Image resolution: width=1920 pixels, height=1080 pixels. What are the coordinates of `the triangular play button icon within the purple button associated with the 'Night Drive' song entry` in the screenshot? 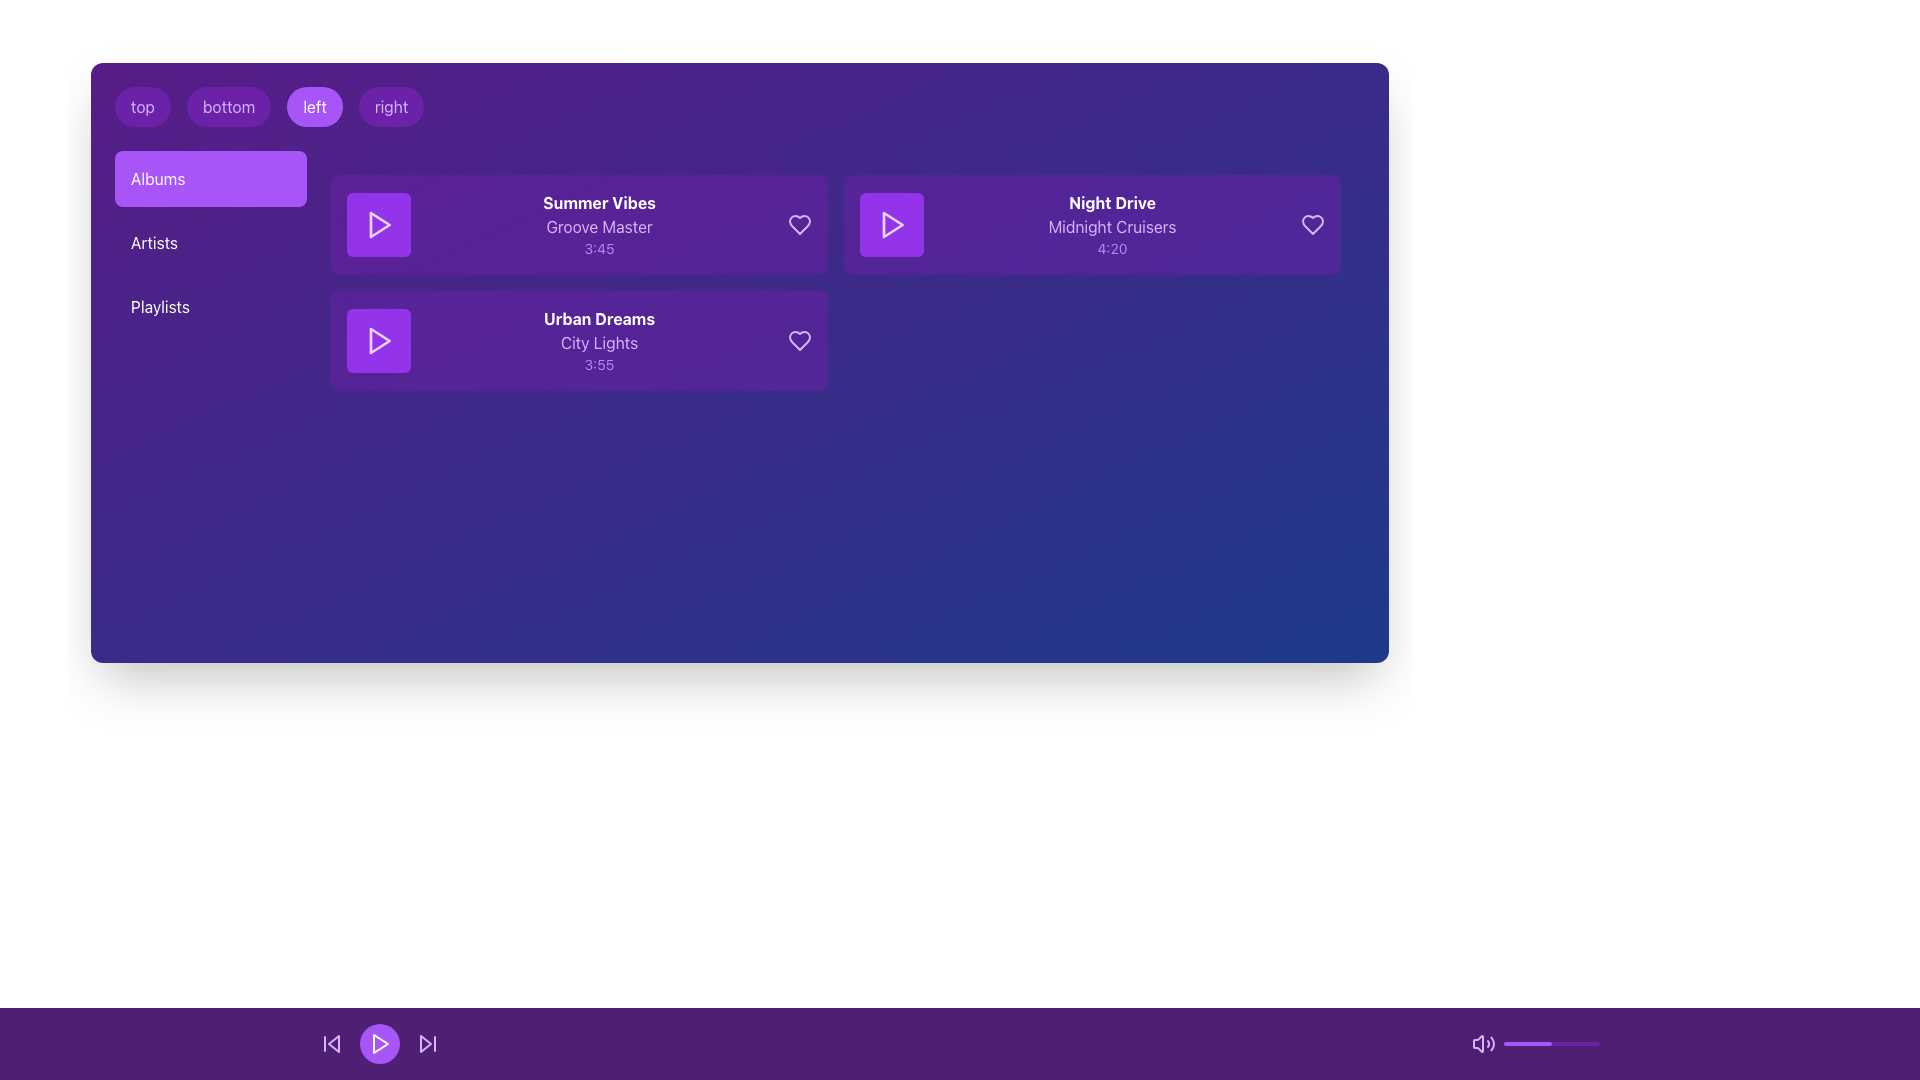 It's located at (892, 224).